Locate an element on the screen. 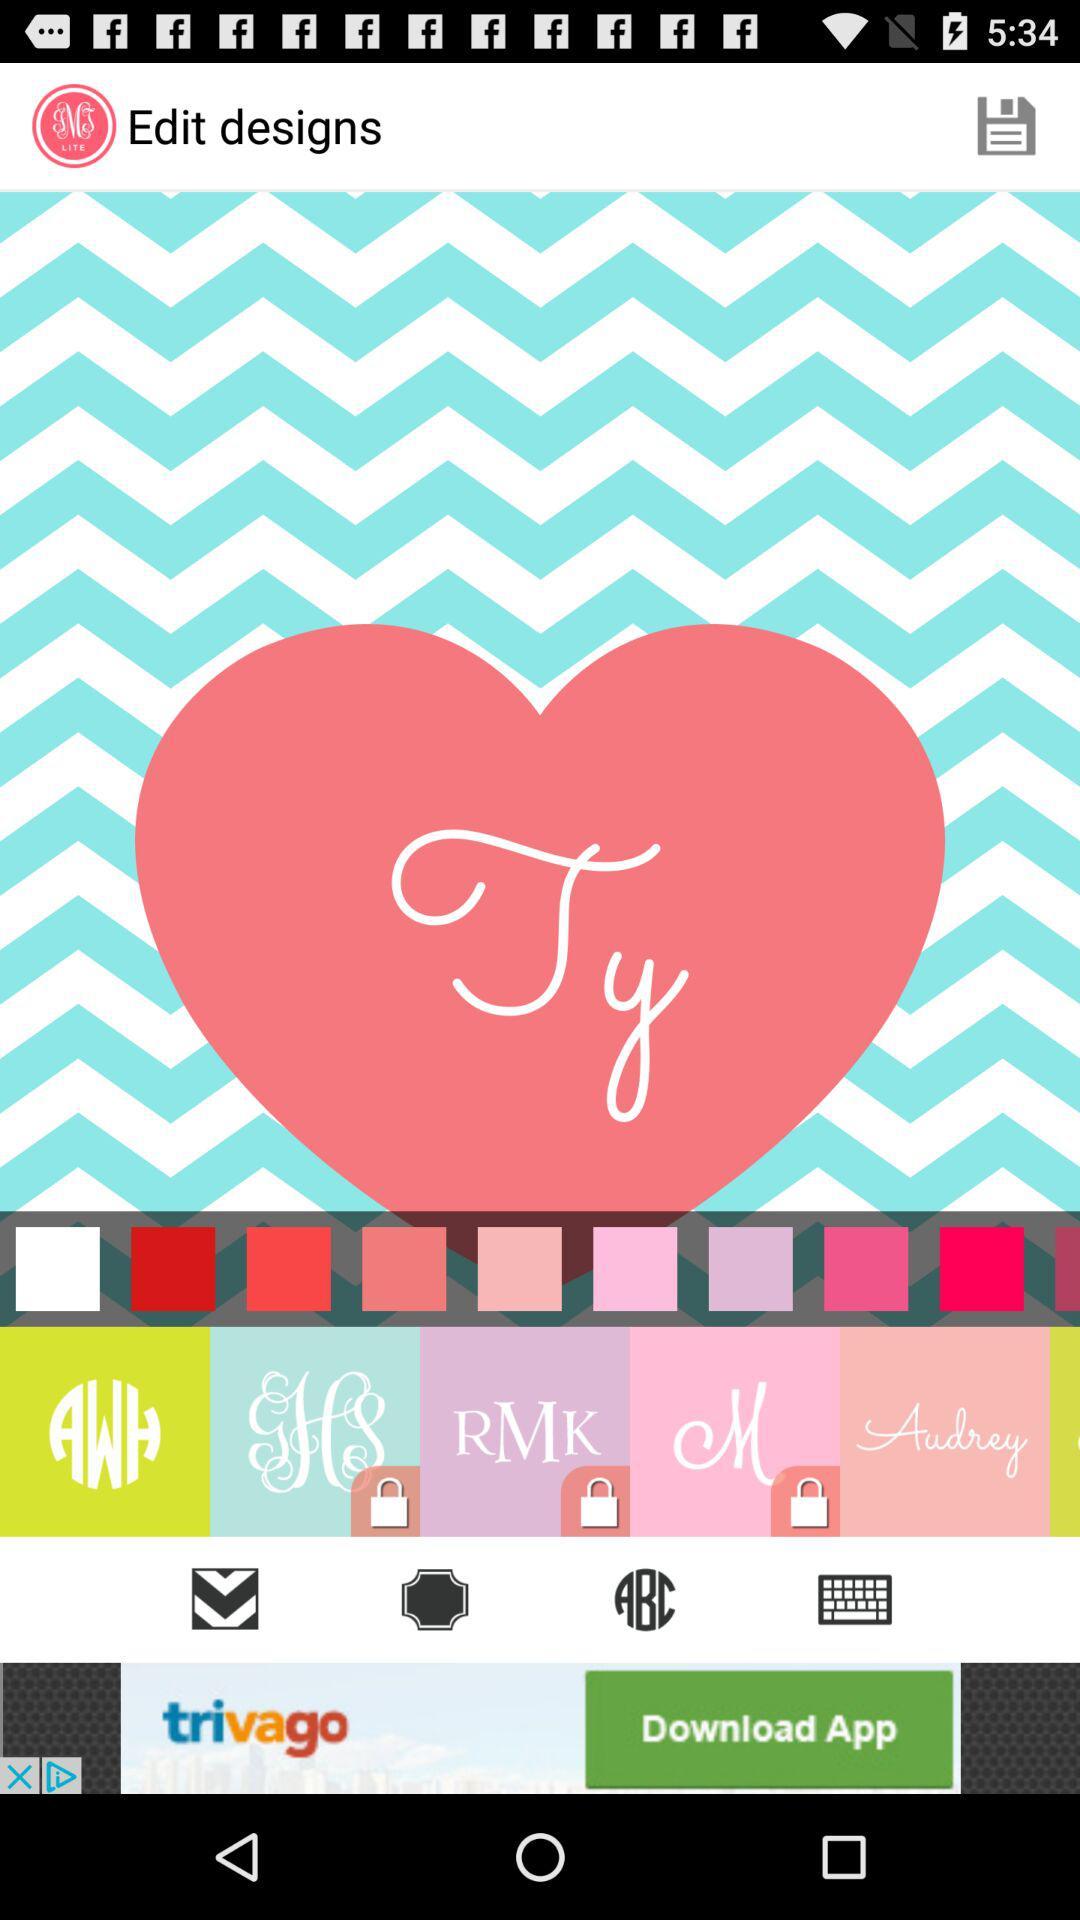 This screenshot has height=1920, width=1080. the image m left to audrey is located at coordinates (735, 1430).